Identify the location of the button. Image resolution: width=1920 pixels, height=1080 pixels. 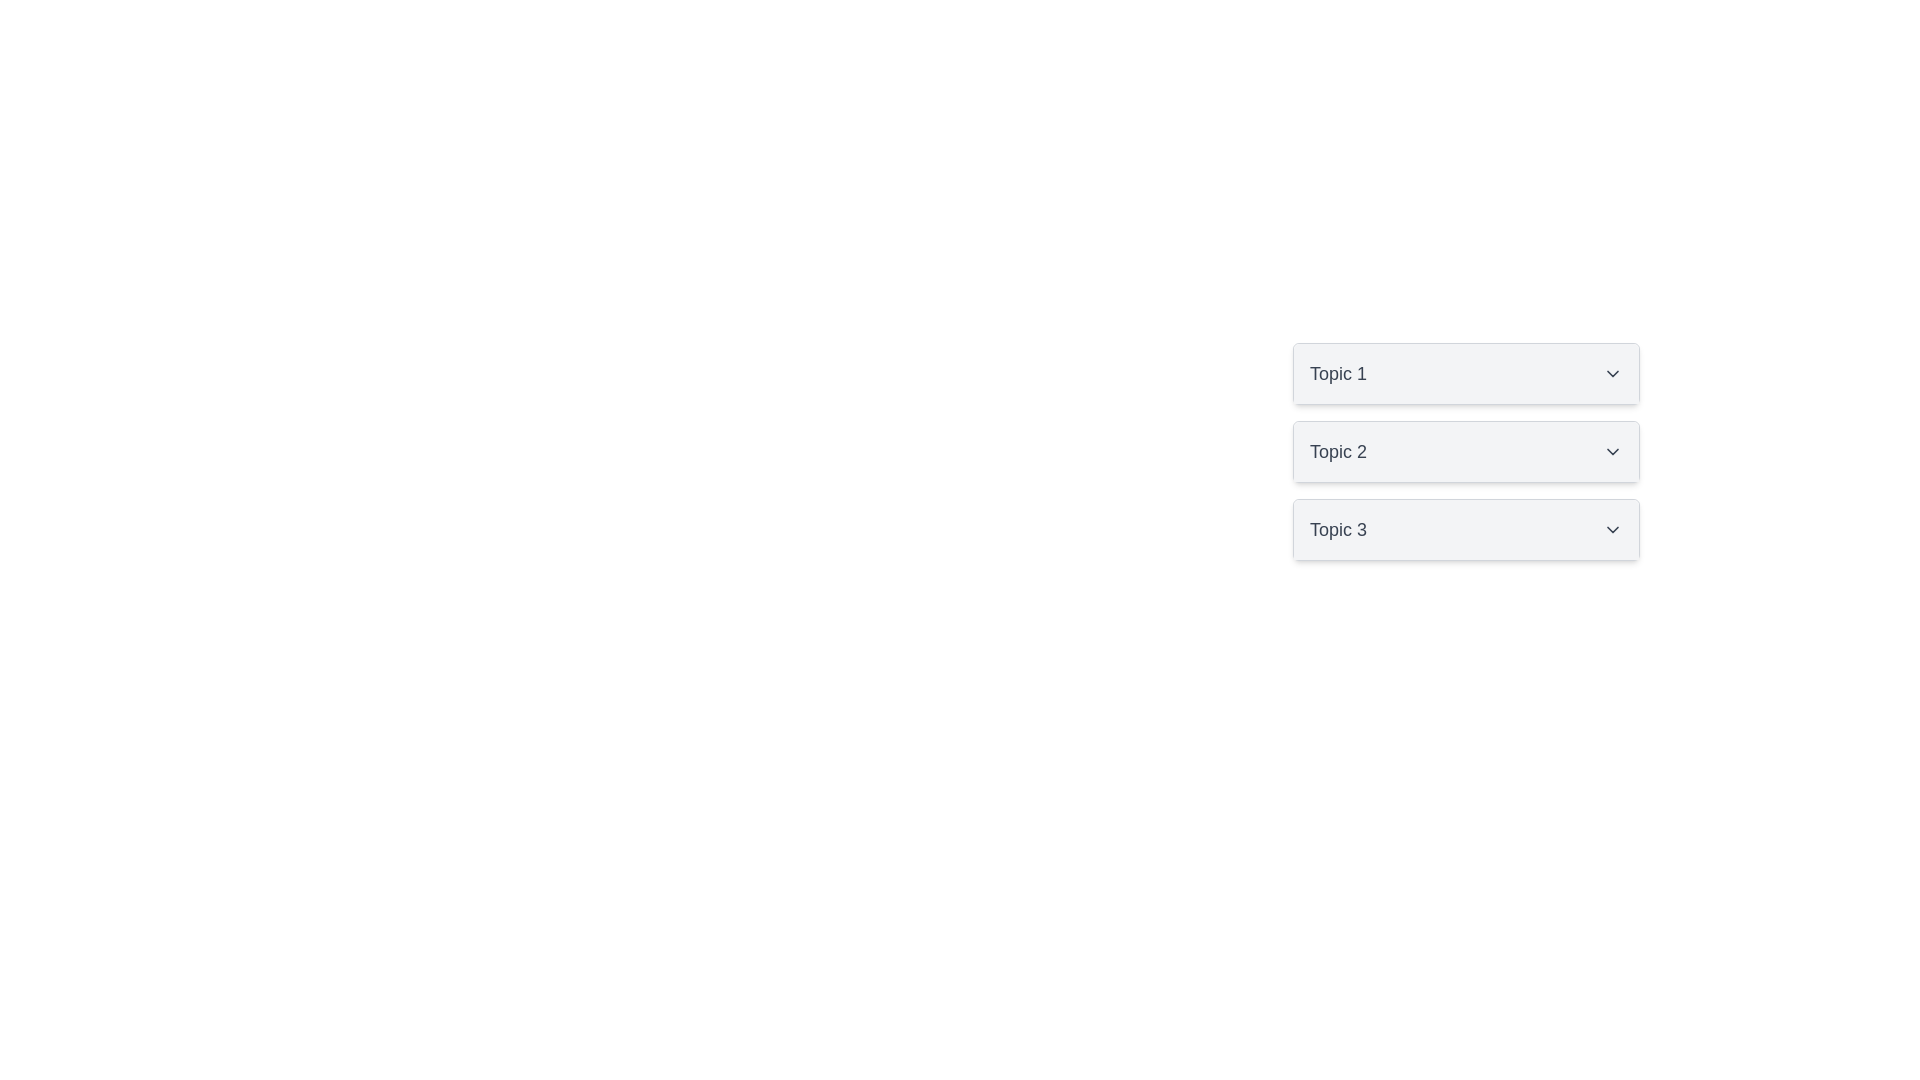
(1466, 451).